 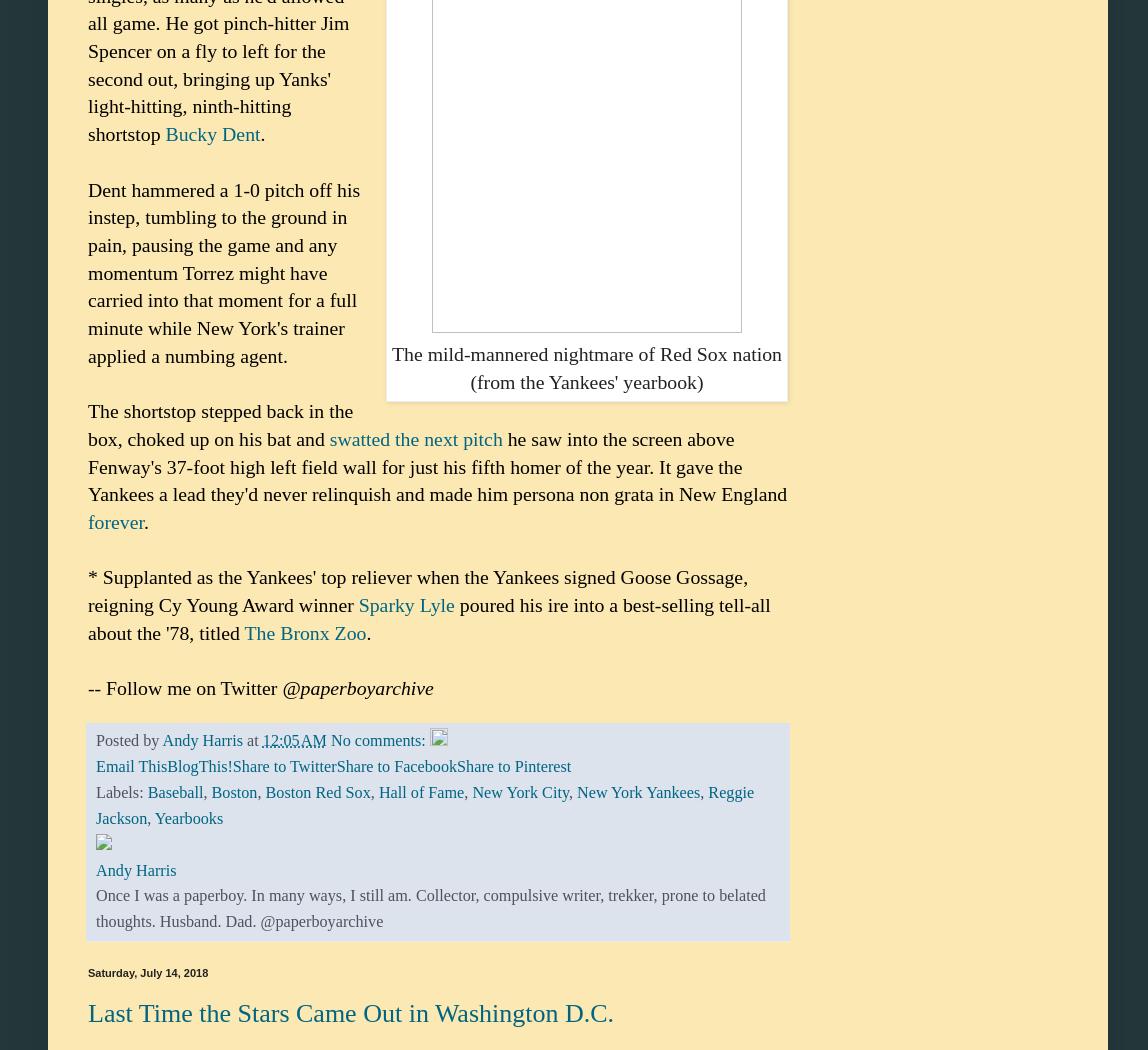 What do you see at coordinates (152, 816) in the screenshot?
I see `'Yearbooks'` at bounding box center [152, 816].